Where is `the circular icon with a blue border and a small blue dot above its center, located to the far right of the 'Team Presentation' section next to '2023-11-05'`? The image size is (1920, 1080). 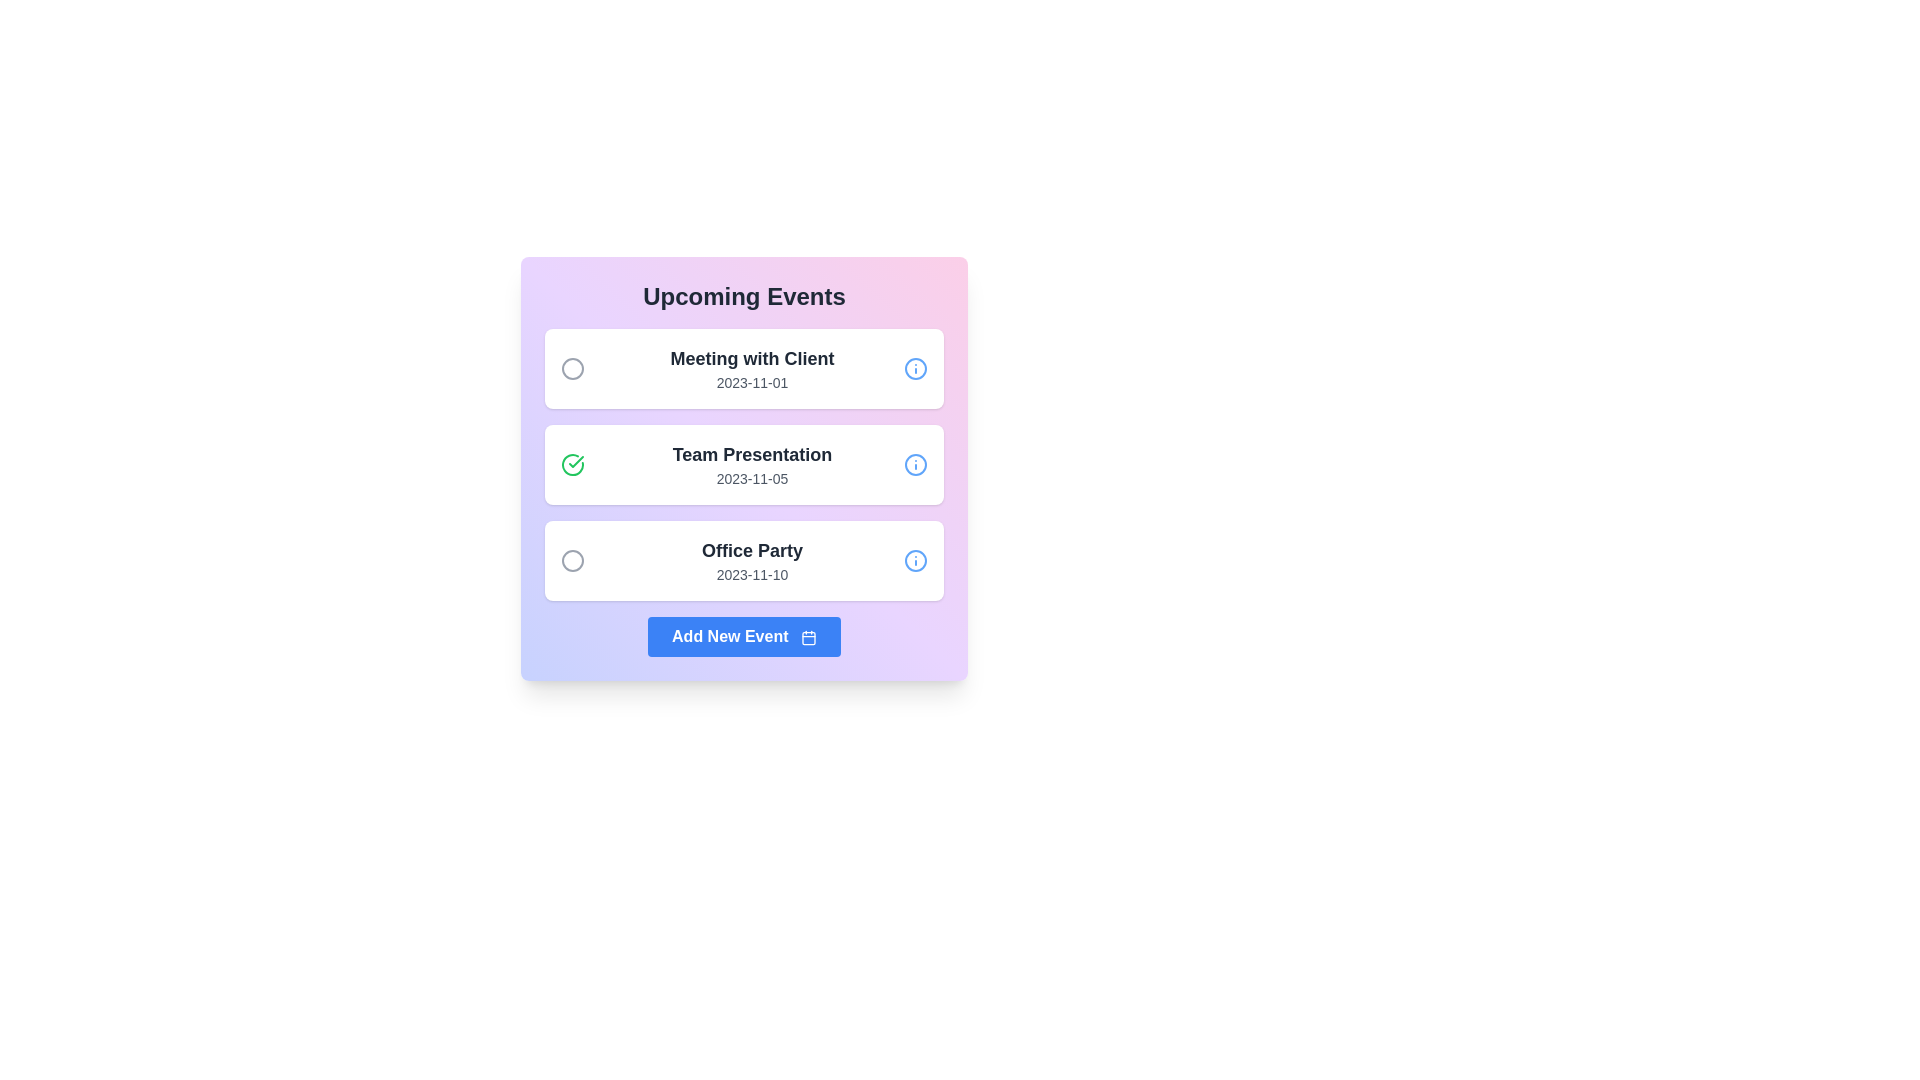 the circular icon with a blue border and a small blue dot above its center, located to the far right of the 'Team Presentation' section next to '2023-11-05' is located at coordinates (915, 465).